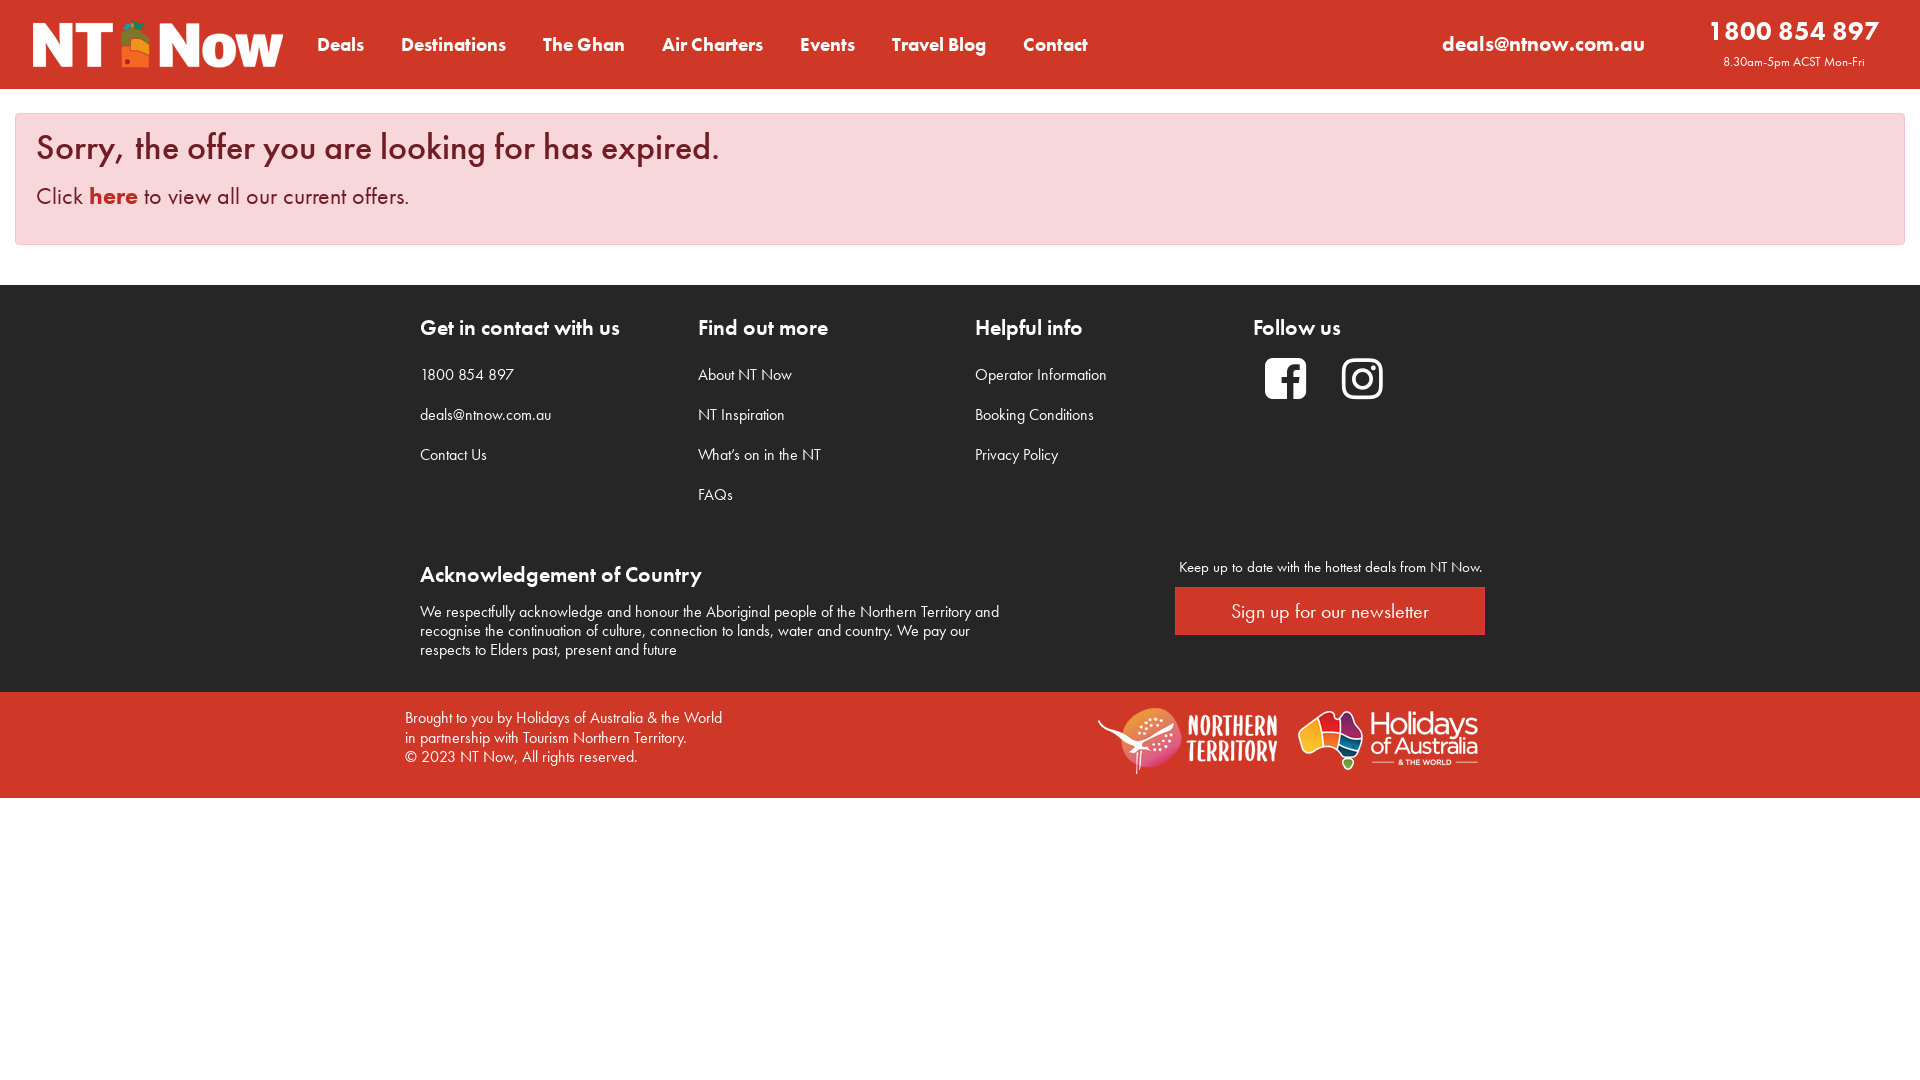  I want to click on 'NT Inspiration', so click(740, 413).